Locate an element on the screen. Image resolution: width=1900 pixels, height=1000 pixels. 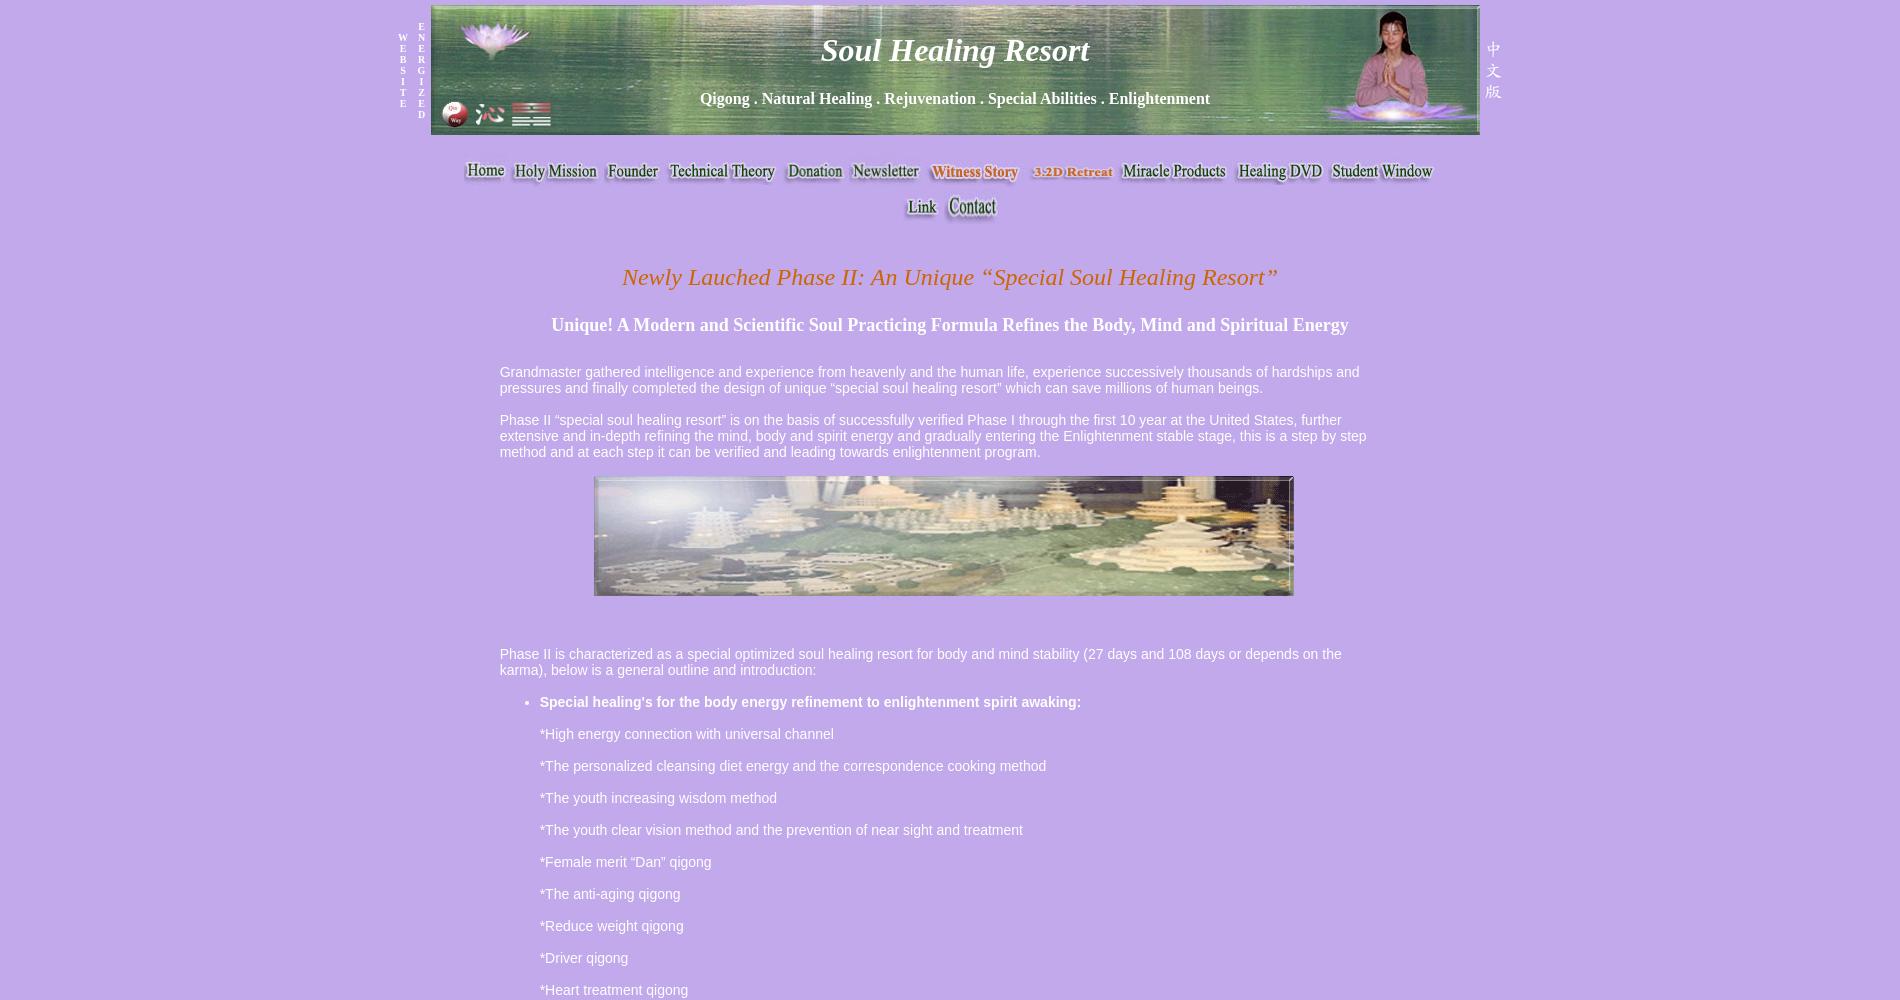
'*The personalized cleansing diet energy and the correspondence cooking method' is located at coordinates (791, 766).